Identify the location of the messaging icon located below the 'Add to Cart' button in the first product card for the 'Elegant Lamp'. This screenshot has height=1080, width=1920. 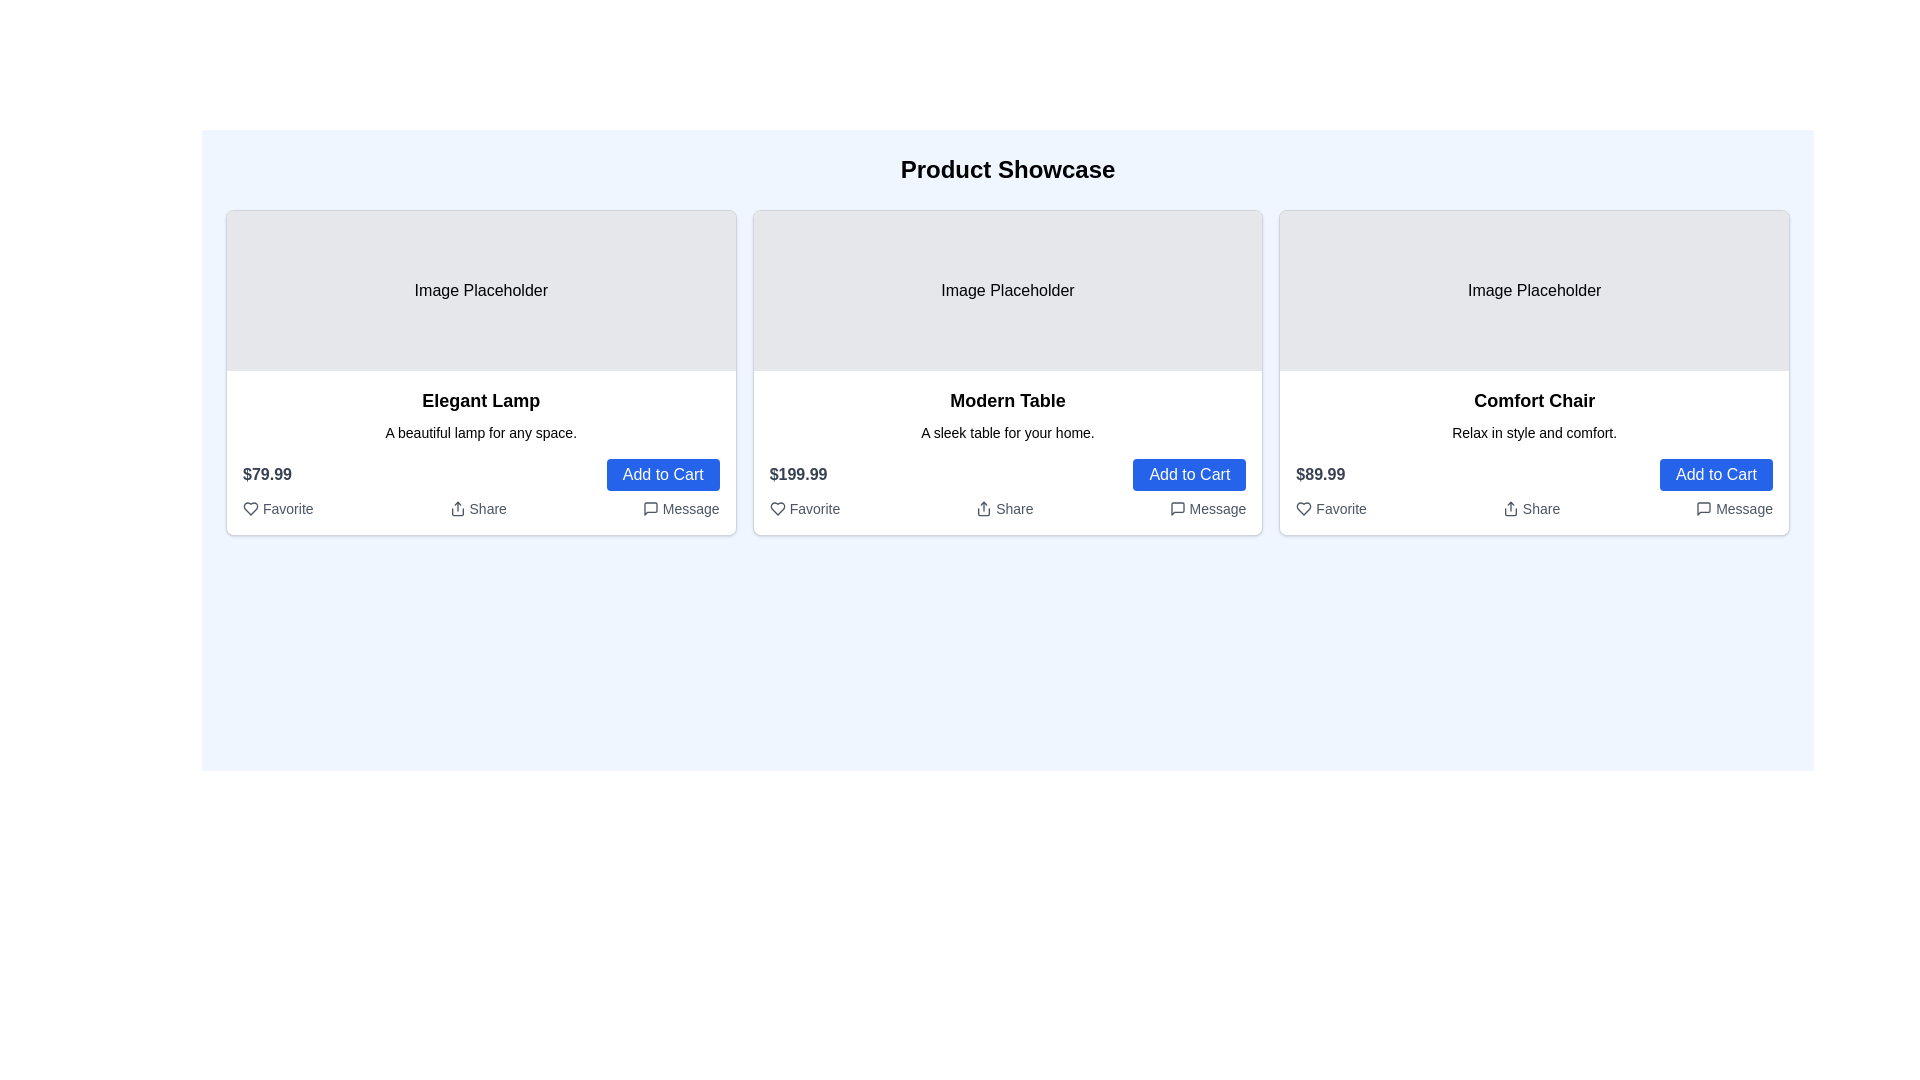
(650, 508).